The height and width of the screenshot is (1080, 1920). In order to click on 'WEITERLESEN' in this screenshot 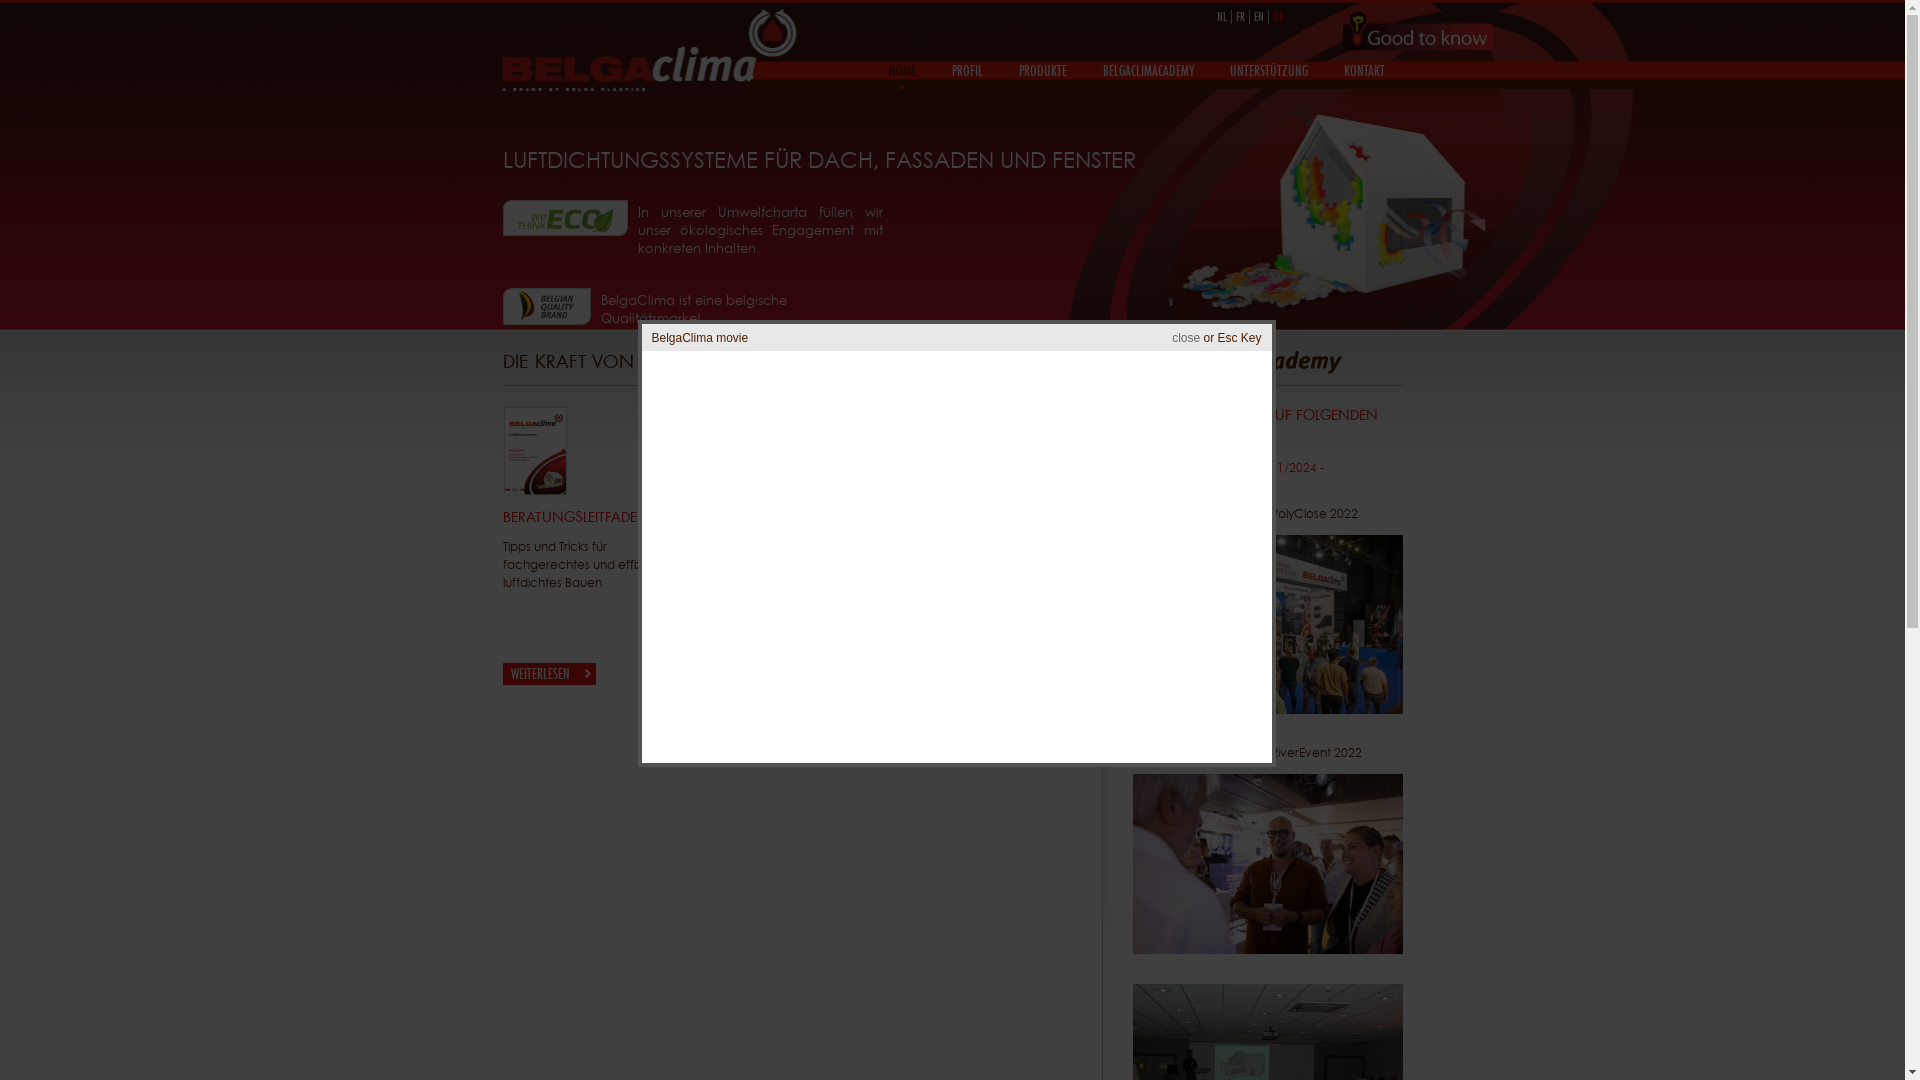, I will do `click(502, 674)`.